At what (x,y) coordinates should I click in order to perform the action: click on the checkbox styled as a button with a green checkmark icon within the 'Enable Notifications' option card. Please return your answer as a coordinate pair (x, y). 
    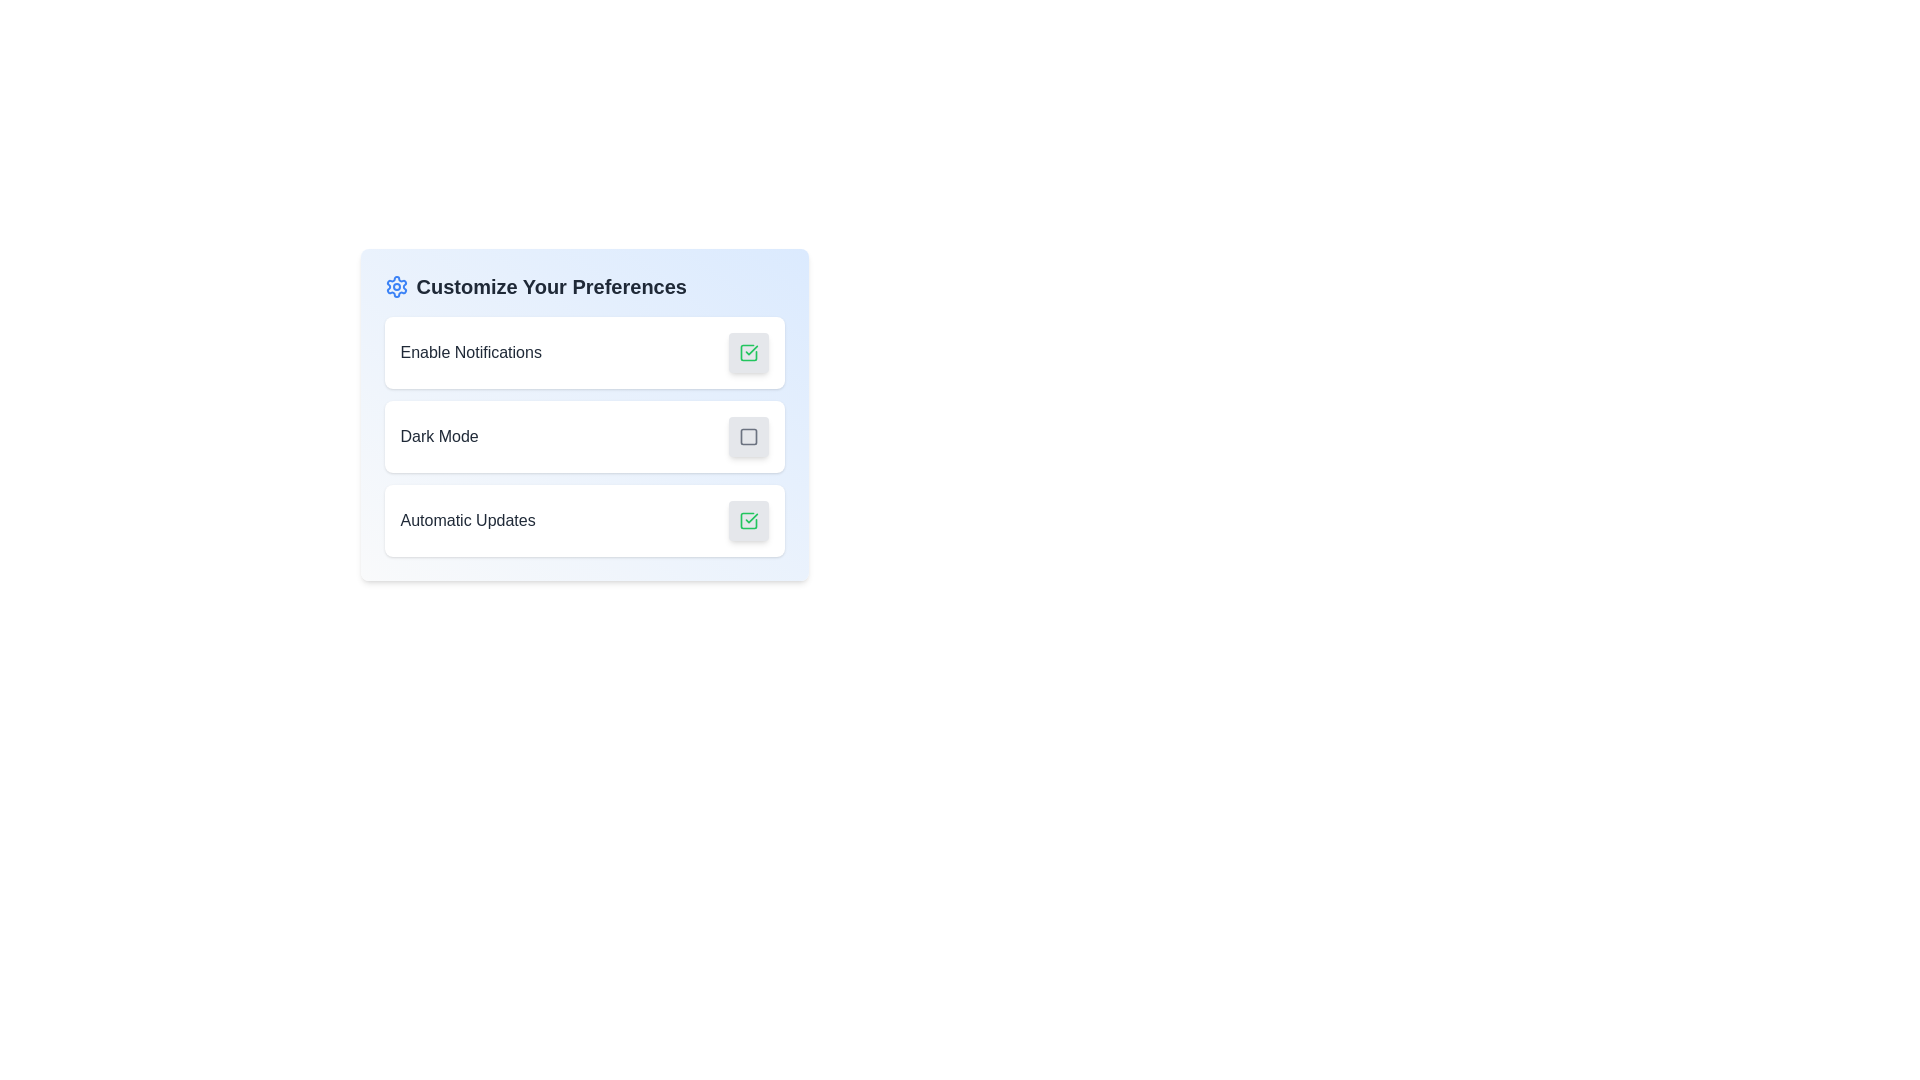
    Looking at the image, I should click on (747, 352).